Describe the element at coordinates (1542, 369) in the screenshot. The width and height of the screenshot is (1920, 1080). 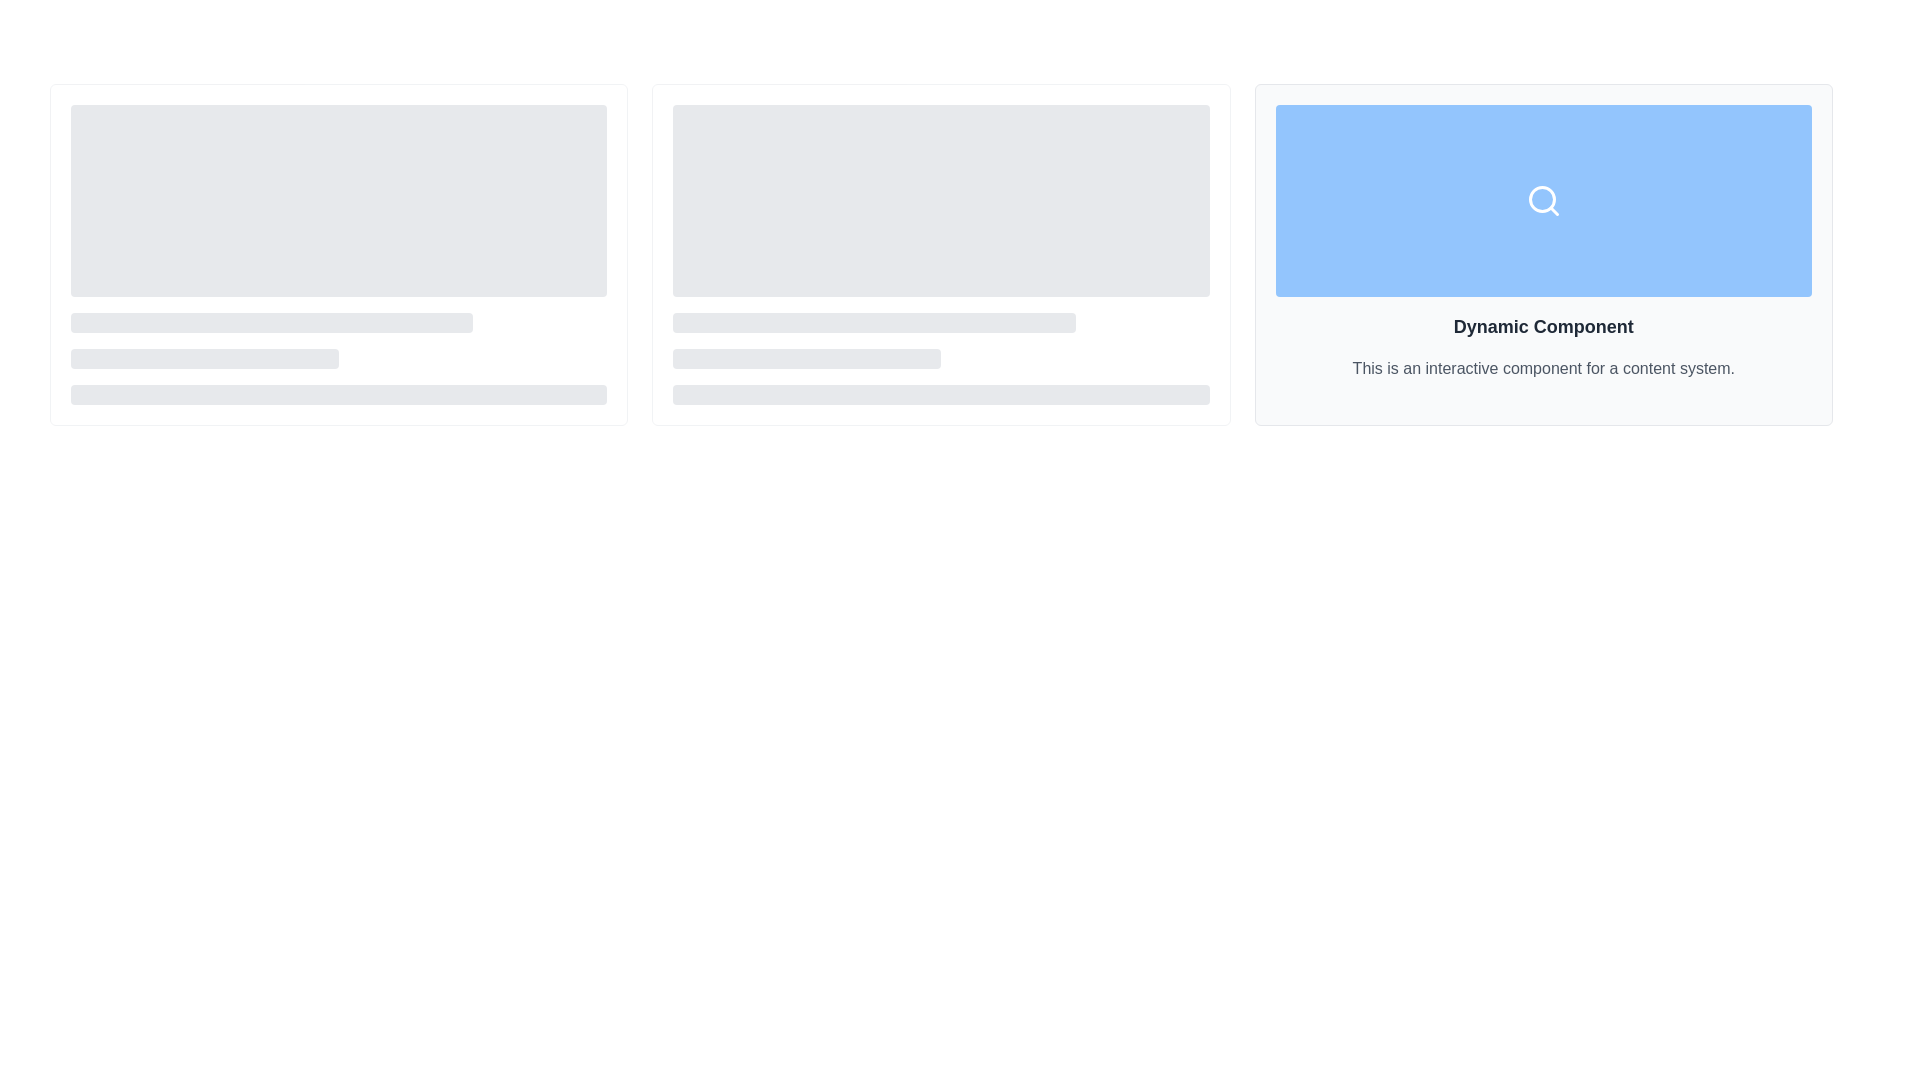
I see `information from the text label located below the heading 'Dynamic Component' in the card on the rightmost side of the three-column layout` at that location.